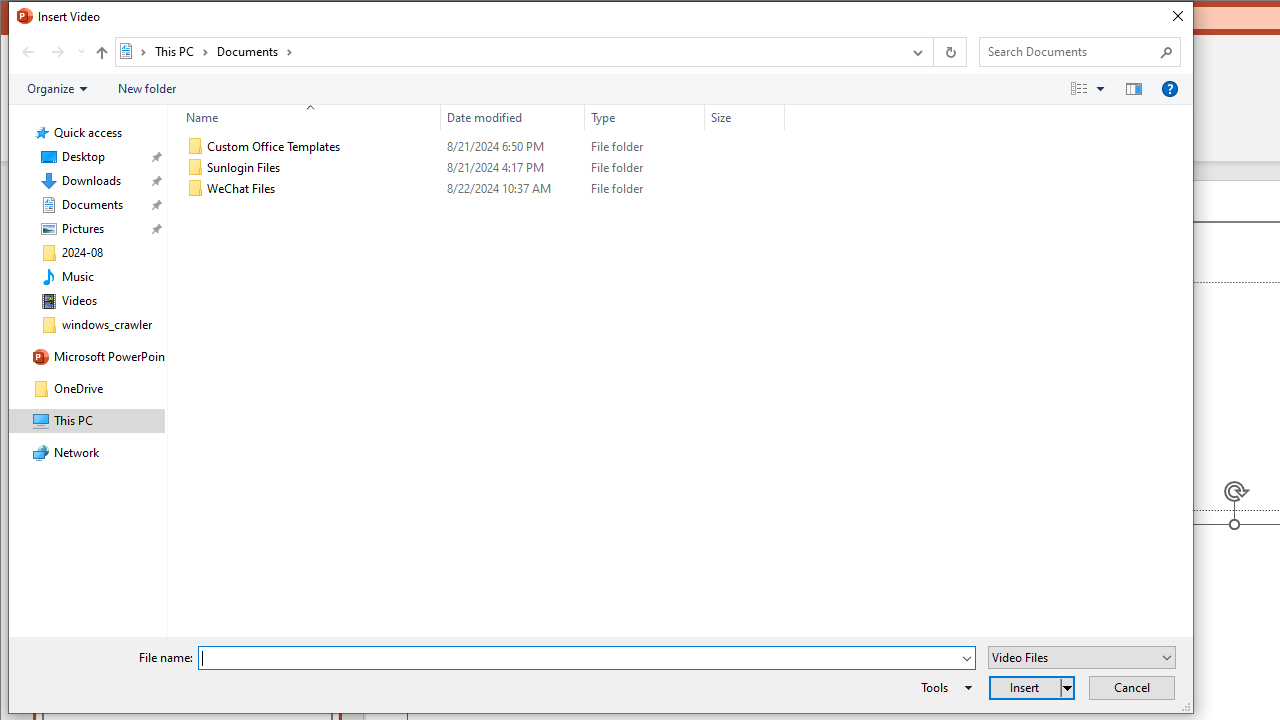  Describe the element at coordinates (56, 88) in the screenshot. I see `'Organize'` at that location.